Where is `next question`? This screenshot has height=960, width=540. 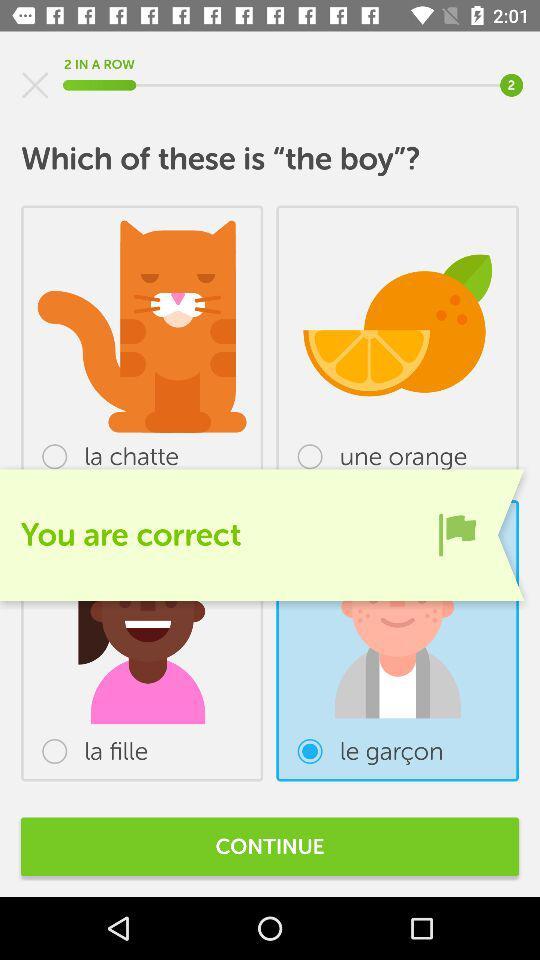 next question is located at coordinates (457, 533).